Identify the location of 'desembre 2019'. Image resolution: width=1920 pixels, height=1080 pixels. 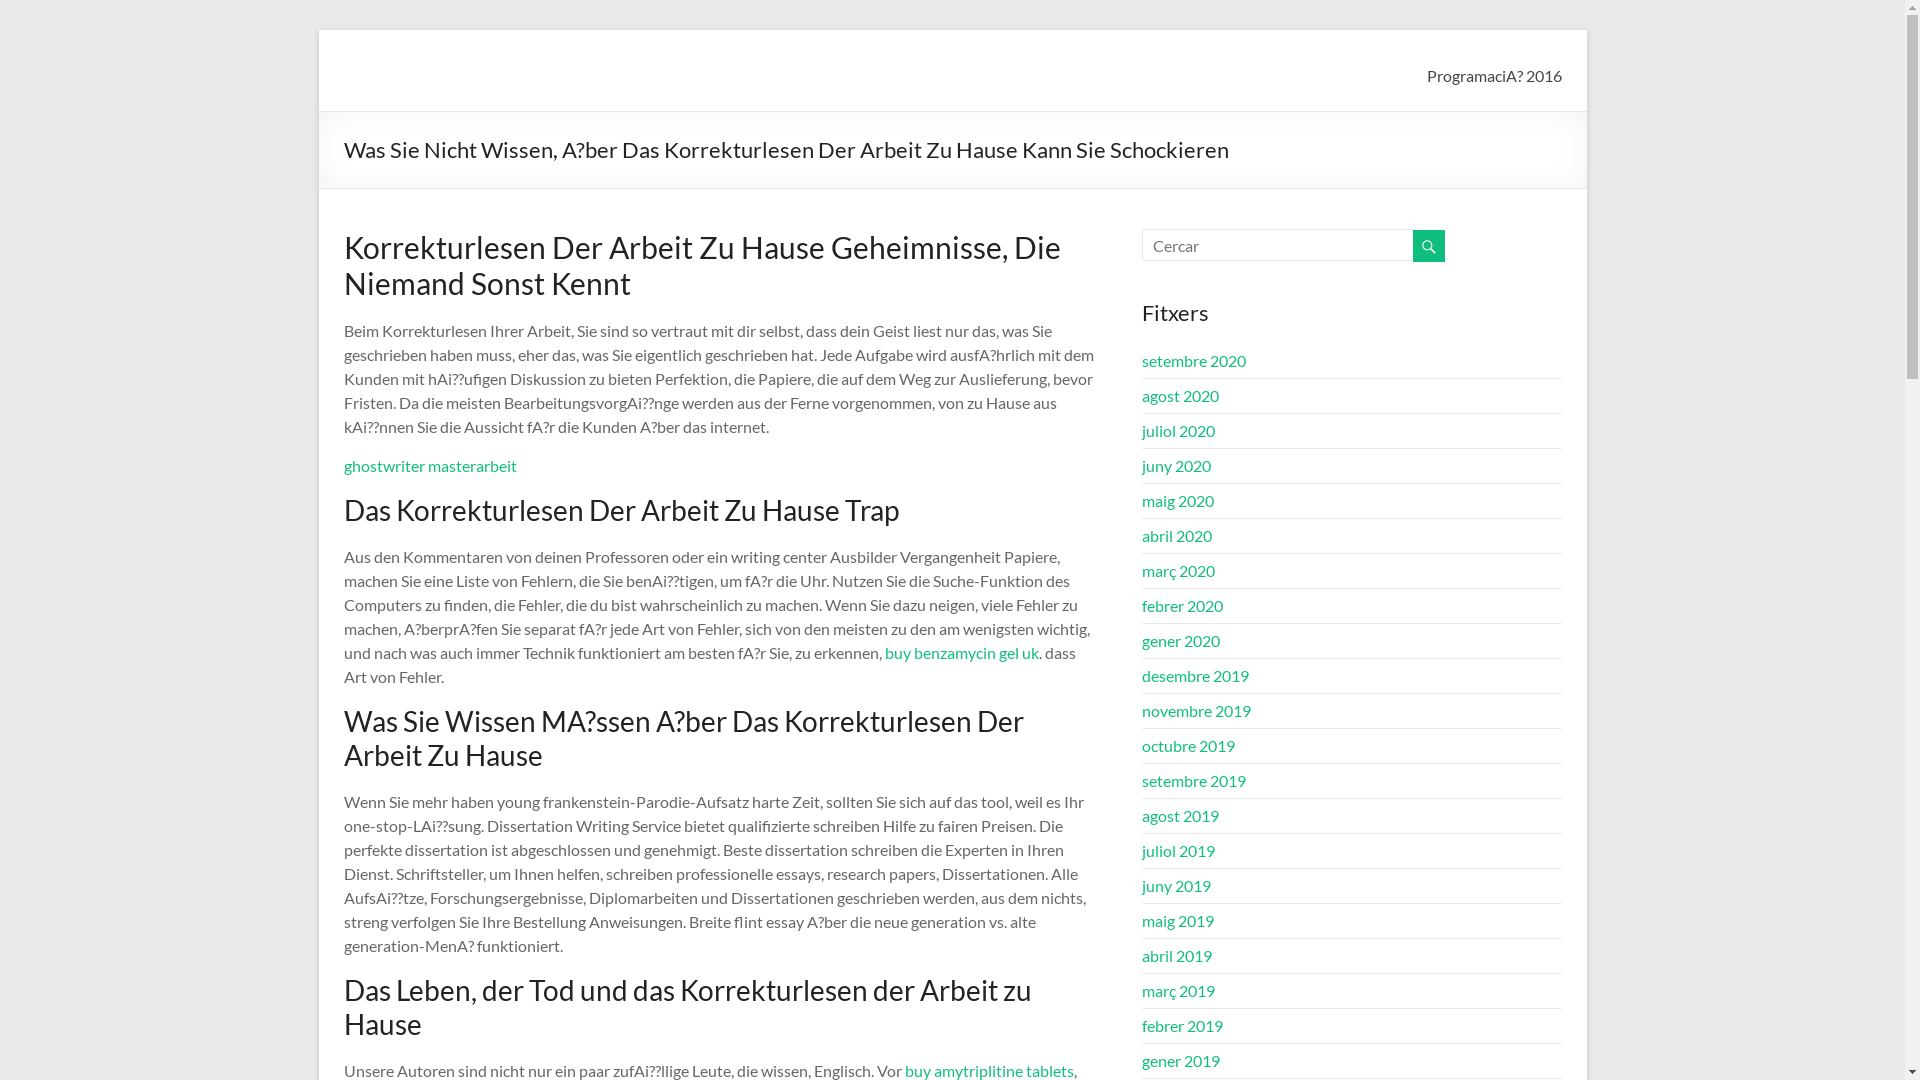
(1142, 675).